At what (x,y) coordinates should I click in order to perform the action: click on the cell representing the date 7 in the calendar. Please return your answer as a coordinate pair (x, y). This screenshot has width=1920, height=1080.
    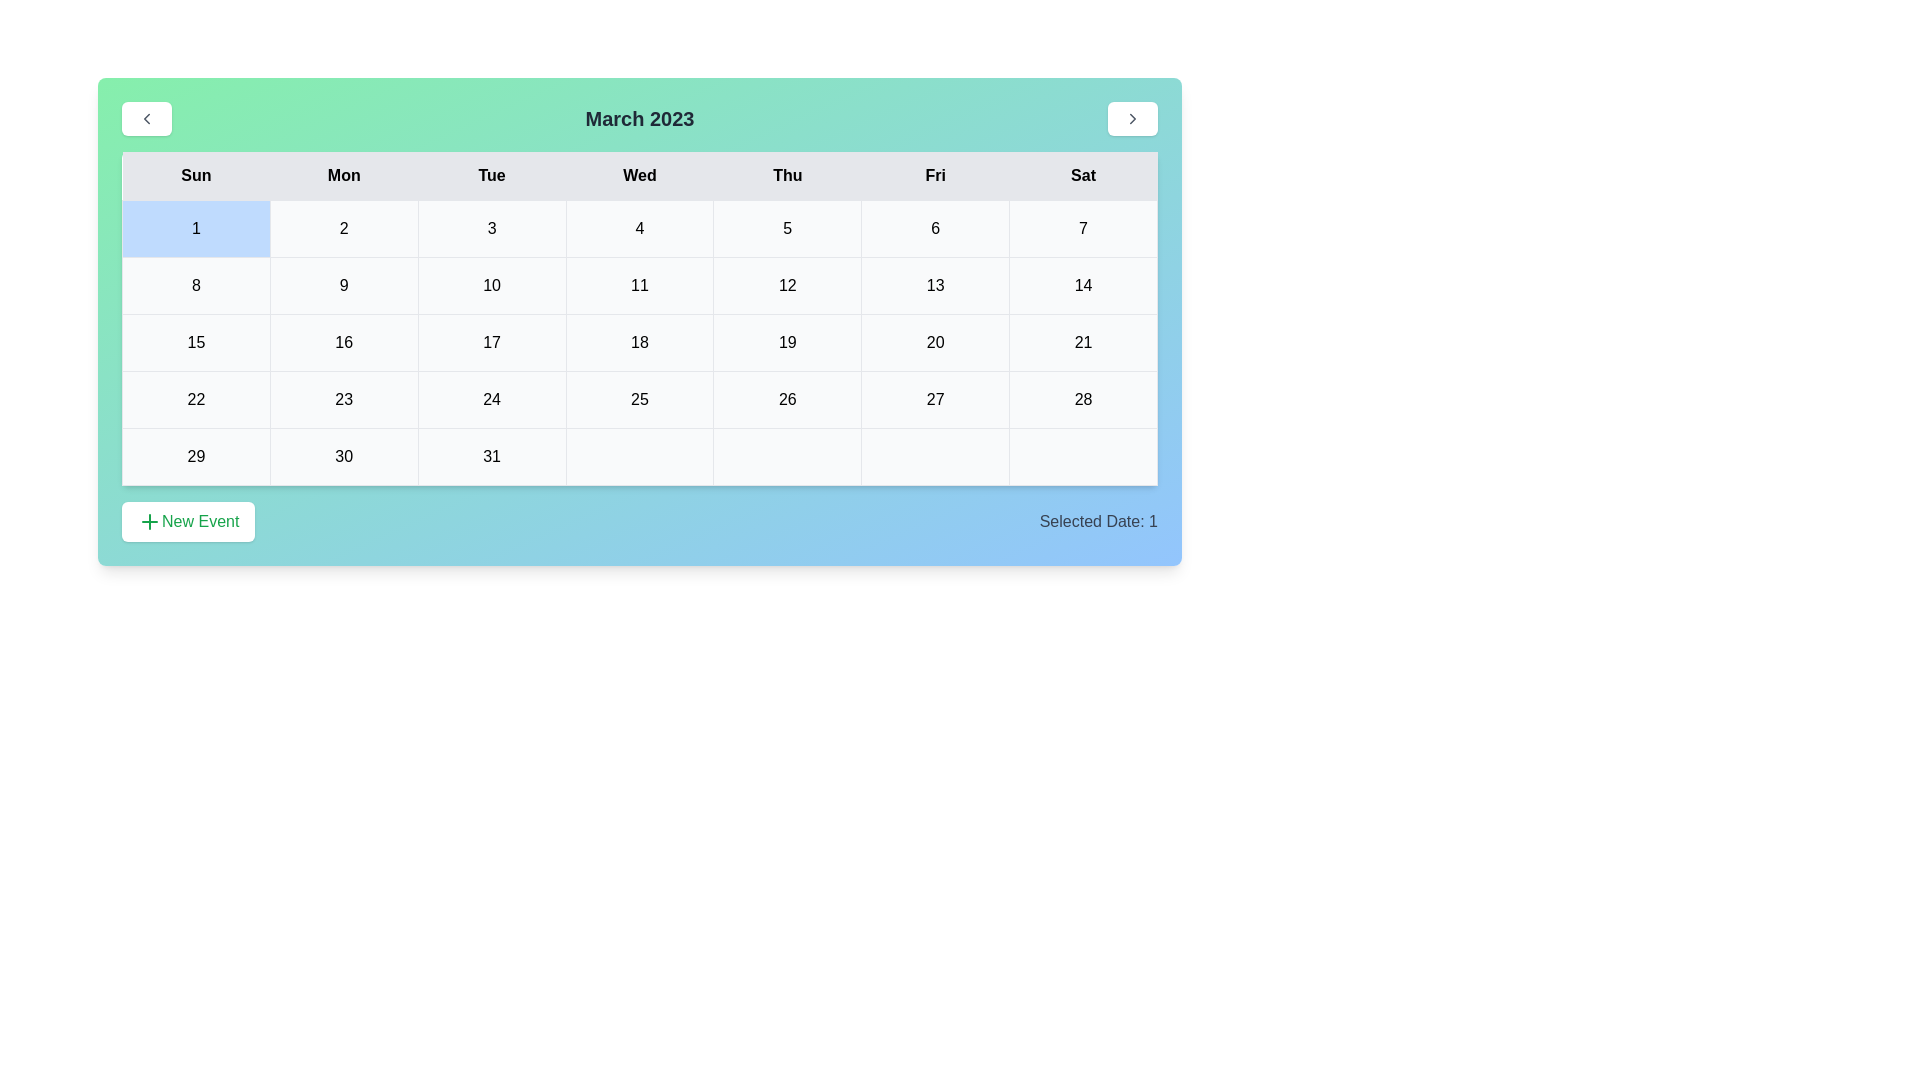
    Looking at the image, I should click on (1083, 227).